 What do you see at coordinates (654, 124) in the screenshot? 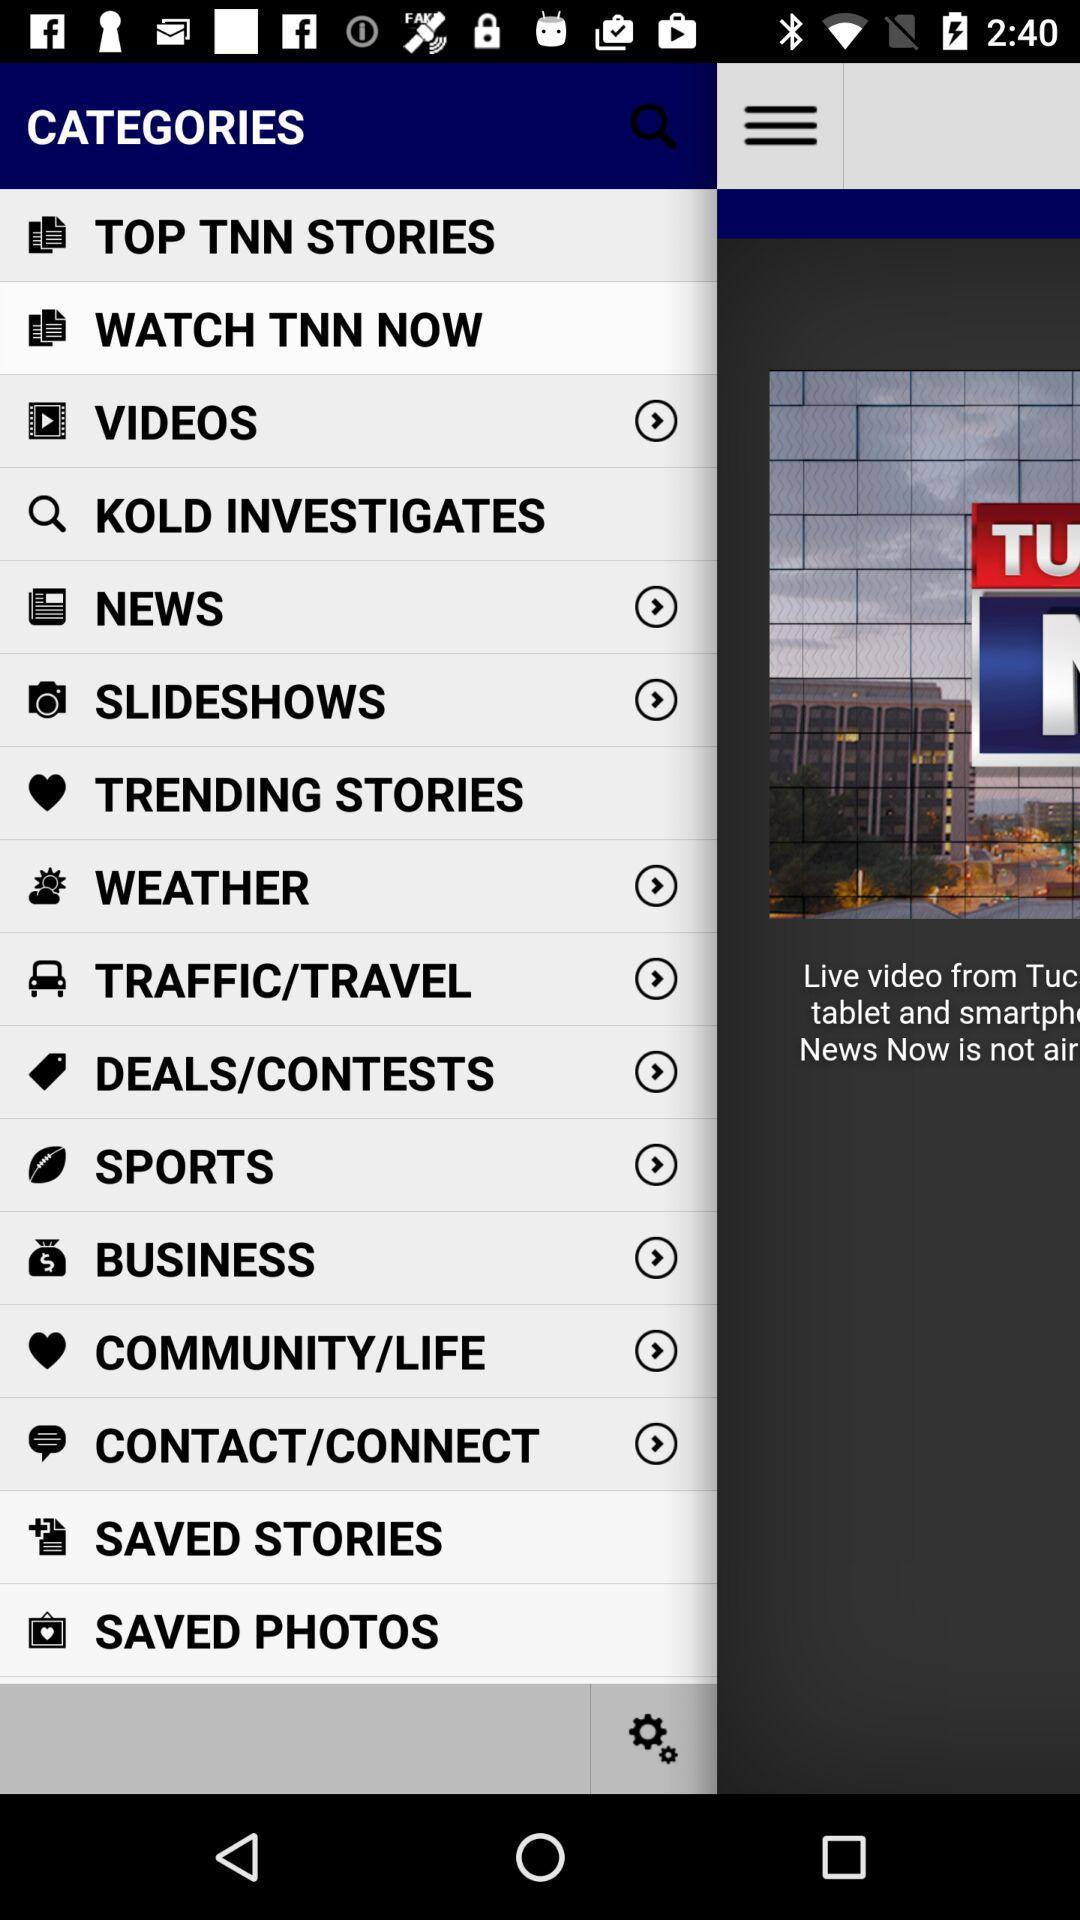
I see `the search icon` at bounding box center [654, 124].